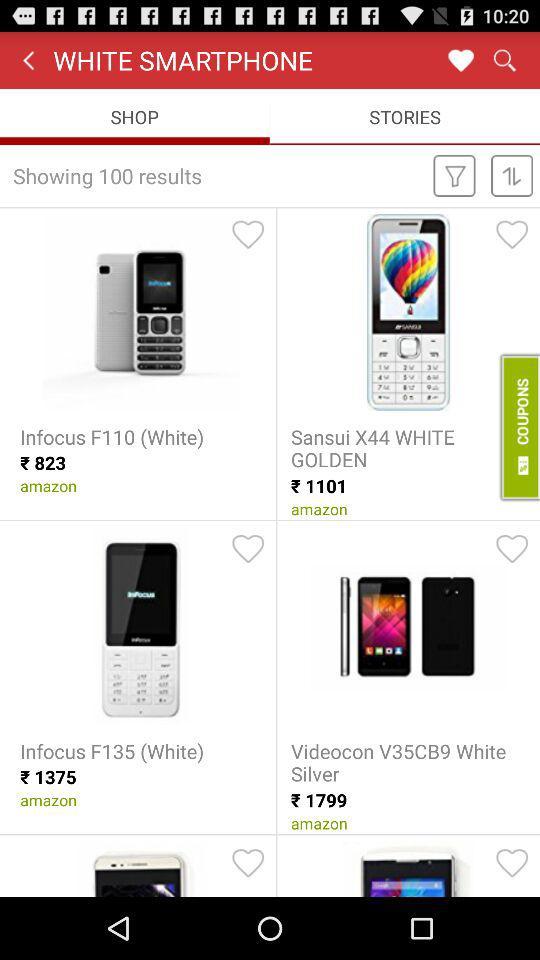 The image size is (540, 960). What do you see at coordinates (512, 549) in the screenshot?
I see `like the design` at bounding box center [512, 549].